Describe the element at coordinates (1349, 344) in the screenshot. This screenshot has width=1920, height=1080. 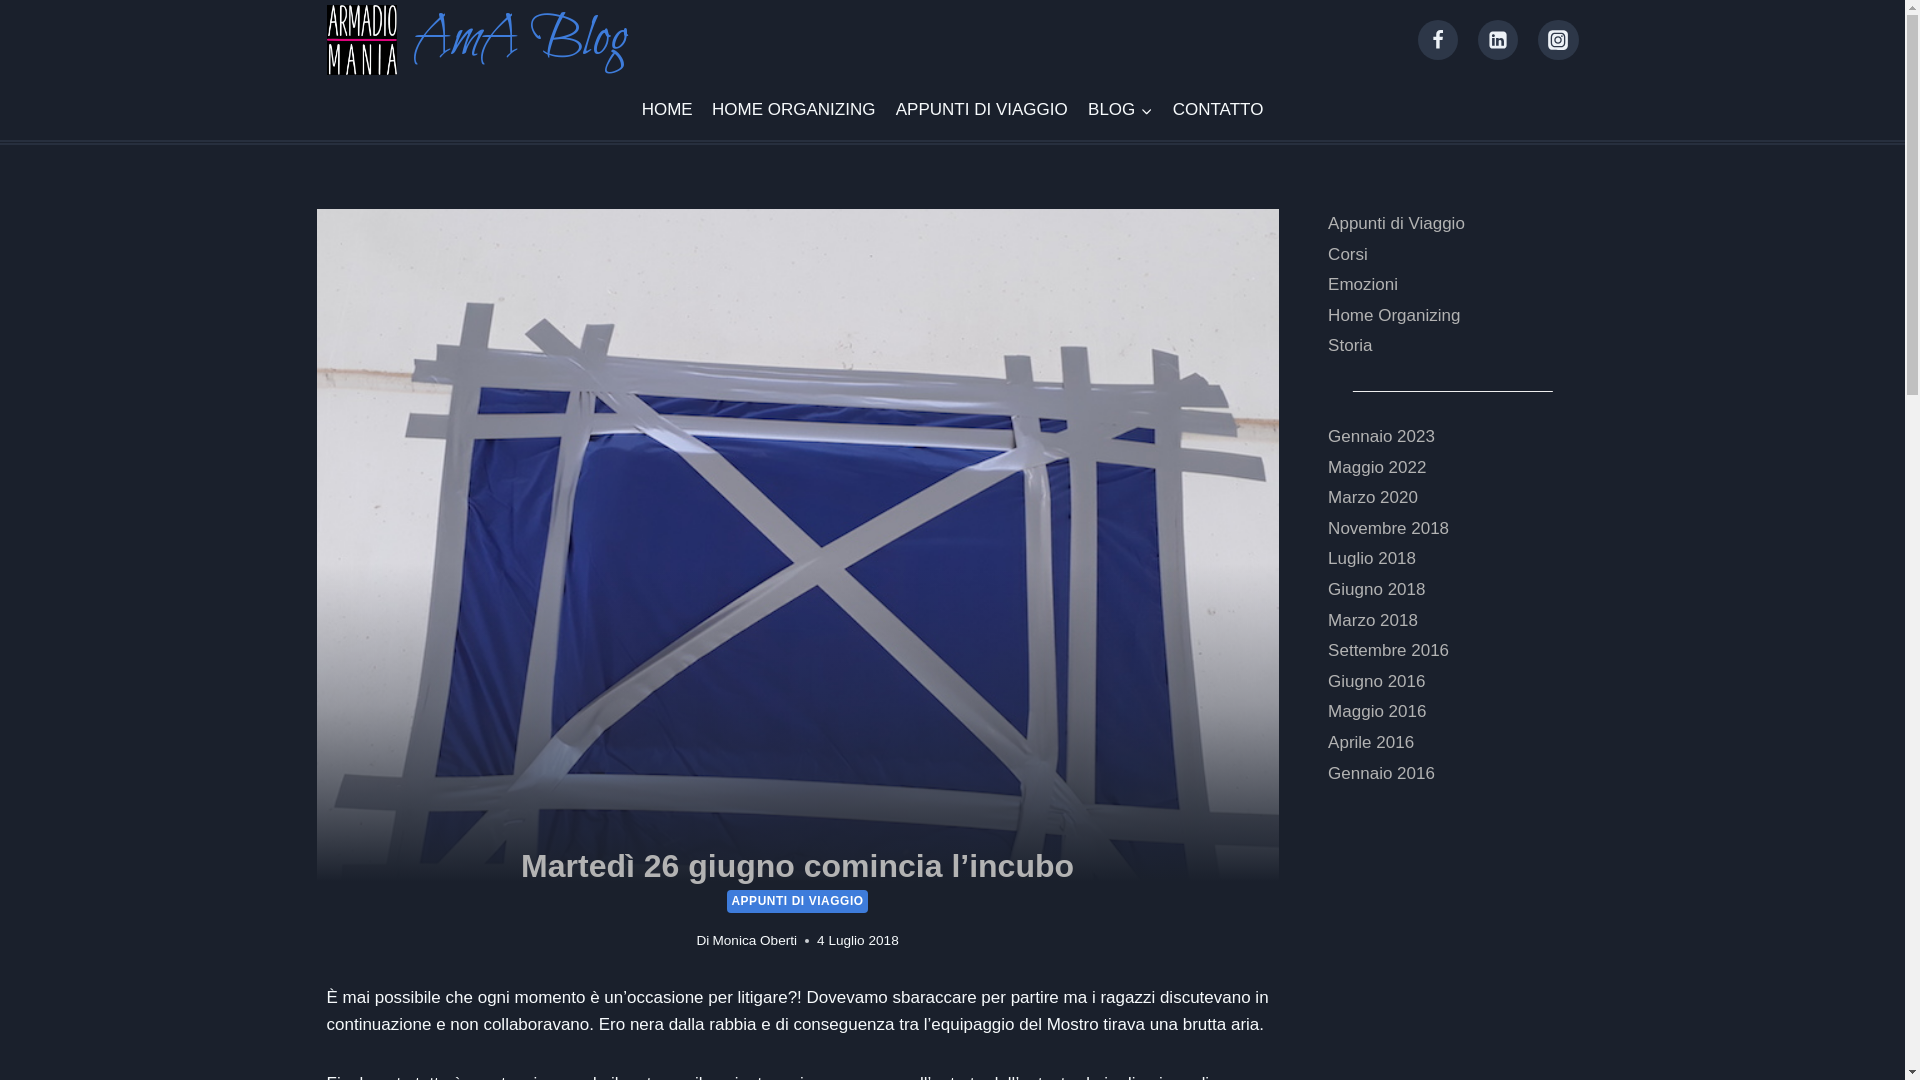
I see `'Storia'` at that location.